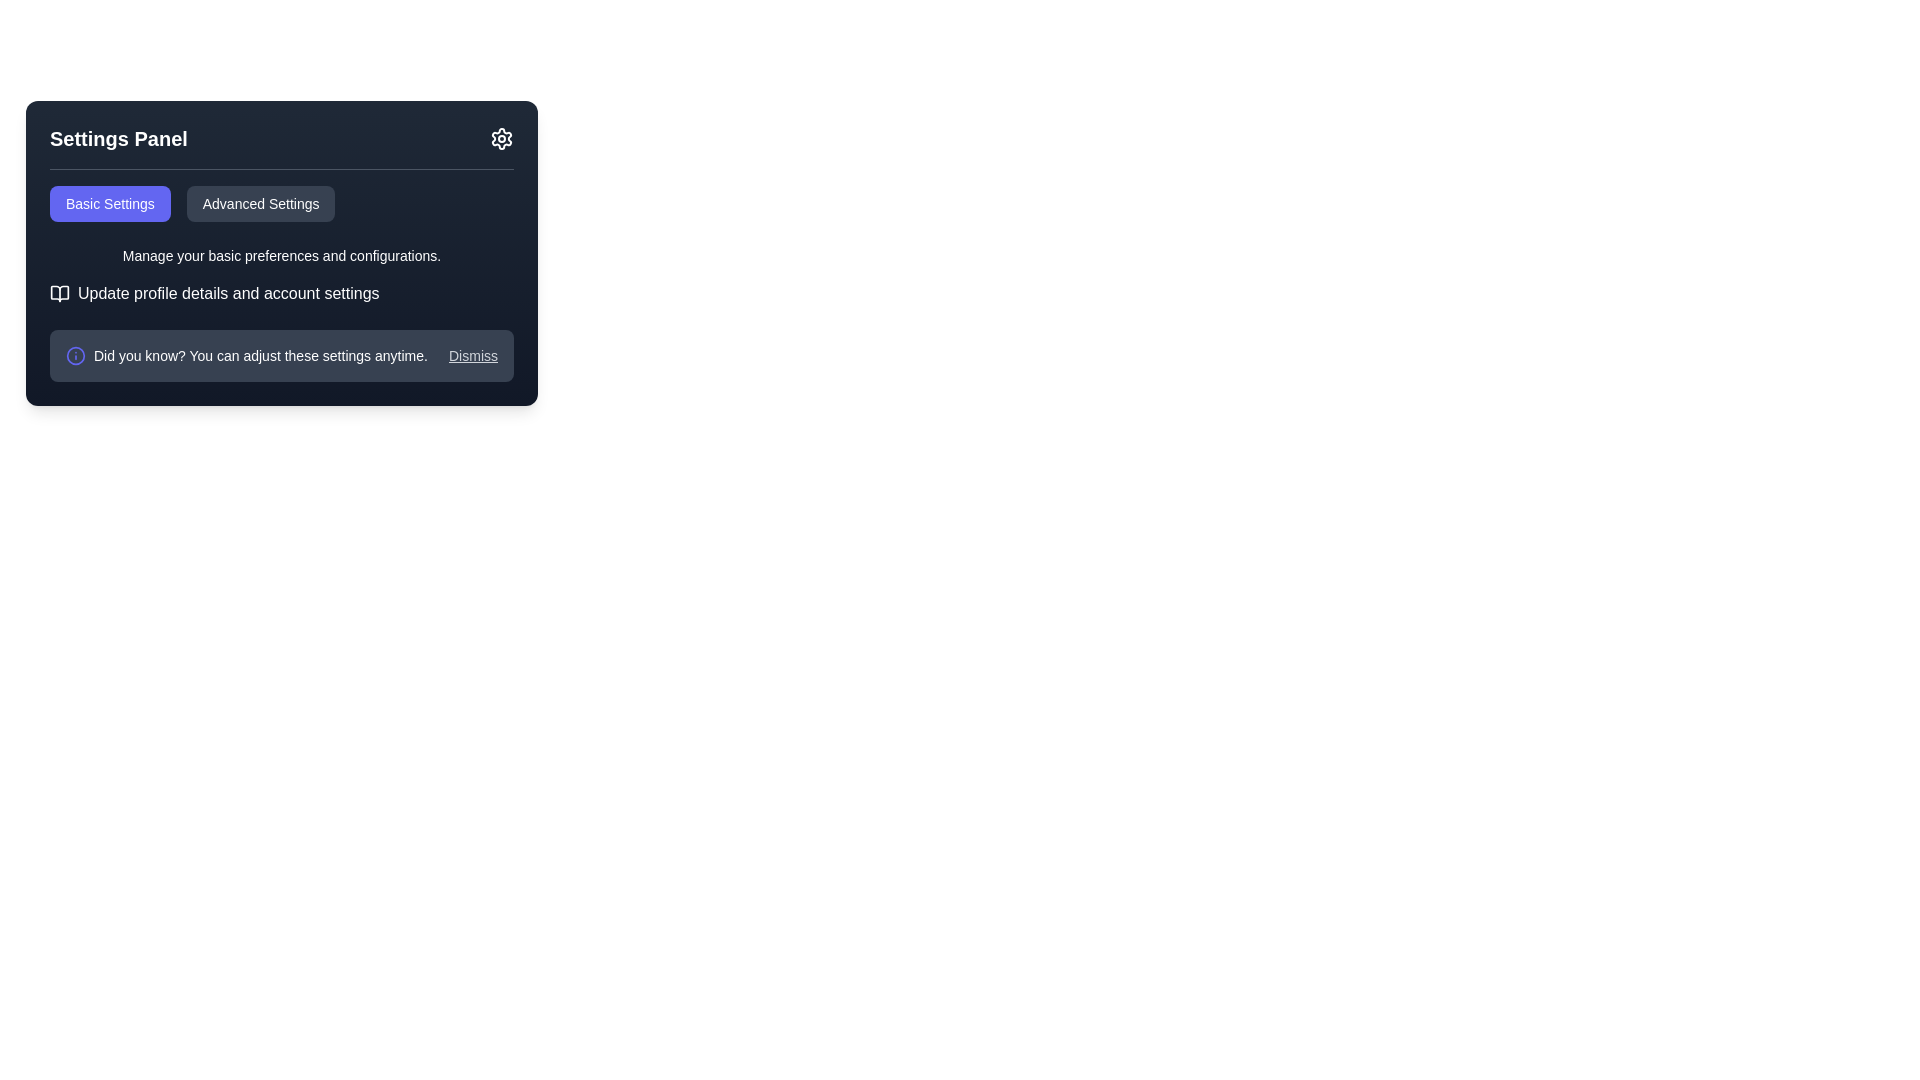  I want to click on the book icon representing documentation or user preferences located on the left side of the interface, above the text for updating profile details, so click(59, 293).